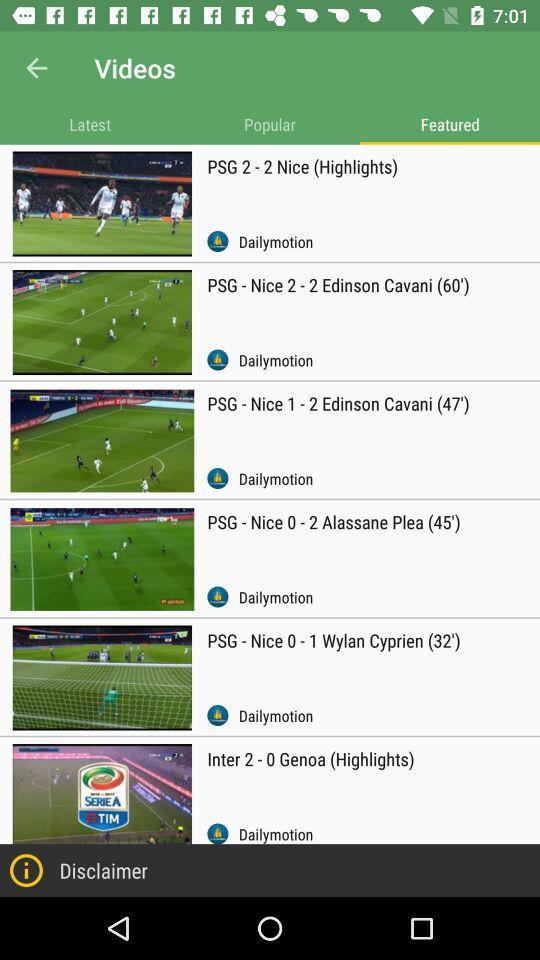 The width and height of the screenshot is (540, 960). Describe the element at coordinates (449, 123) in the screenshot. I see `featured item` at that location.